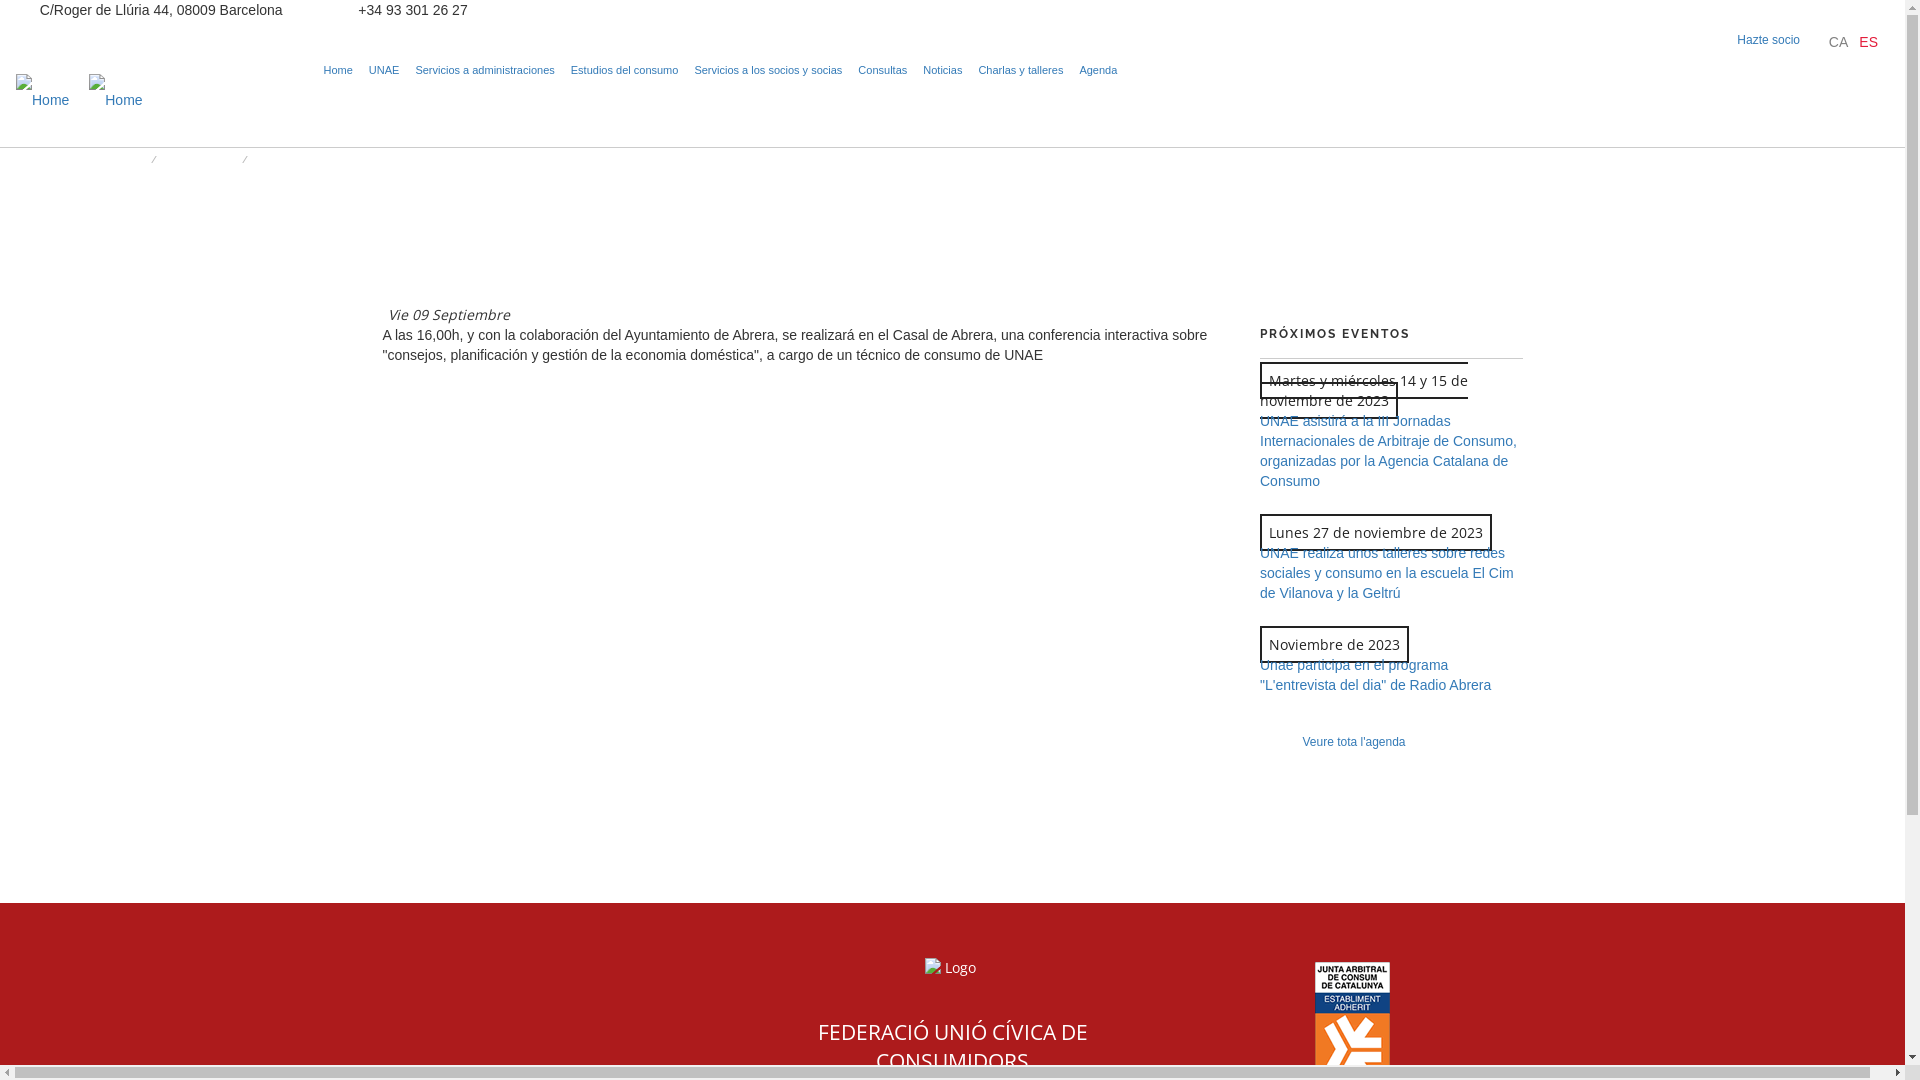 This screenshot has width=1920, height=1080. Describe the element at coordinates (1020, 68) in the screenshot. I see `'Charlas y talleres'` at that location.